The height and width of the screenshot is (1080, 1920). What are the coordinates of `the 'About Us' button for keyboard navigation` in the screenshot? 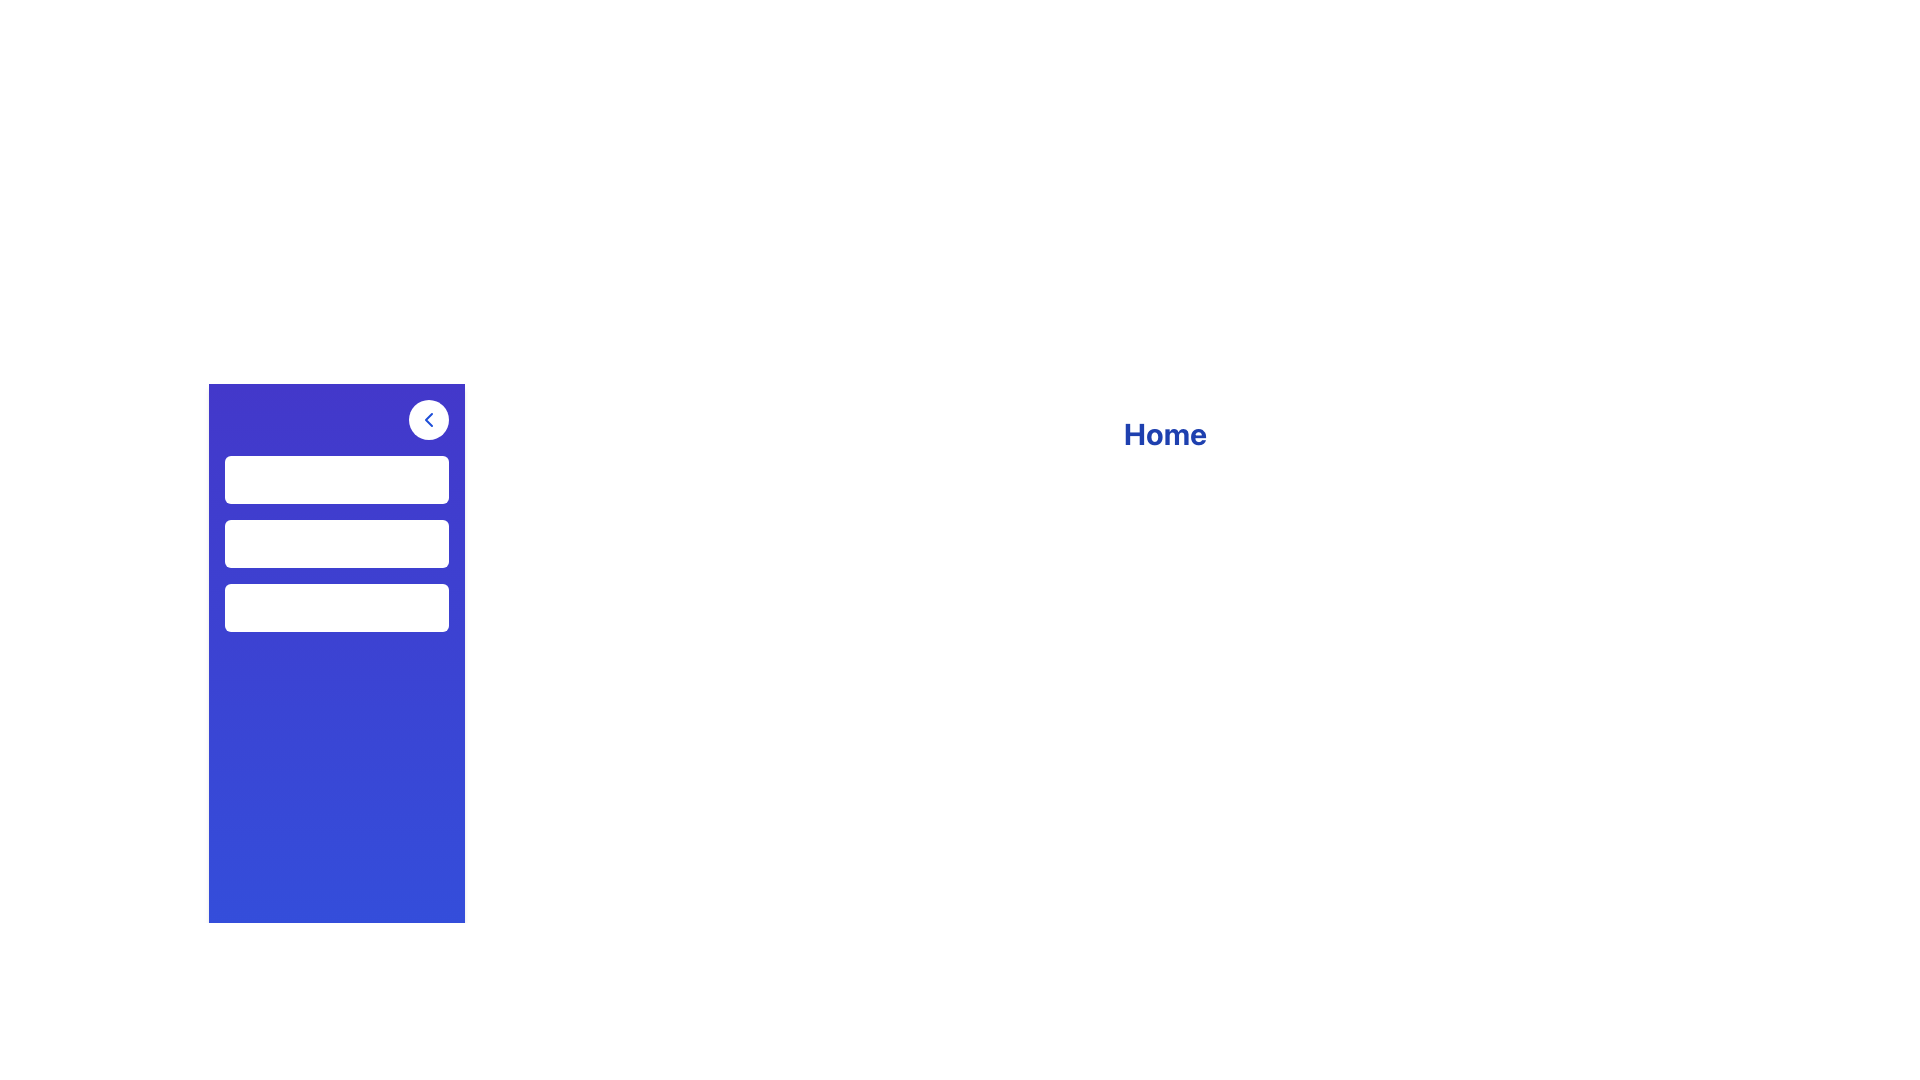 It's located at (336, 607).